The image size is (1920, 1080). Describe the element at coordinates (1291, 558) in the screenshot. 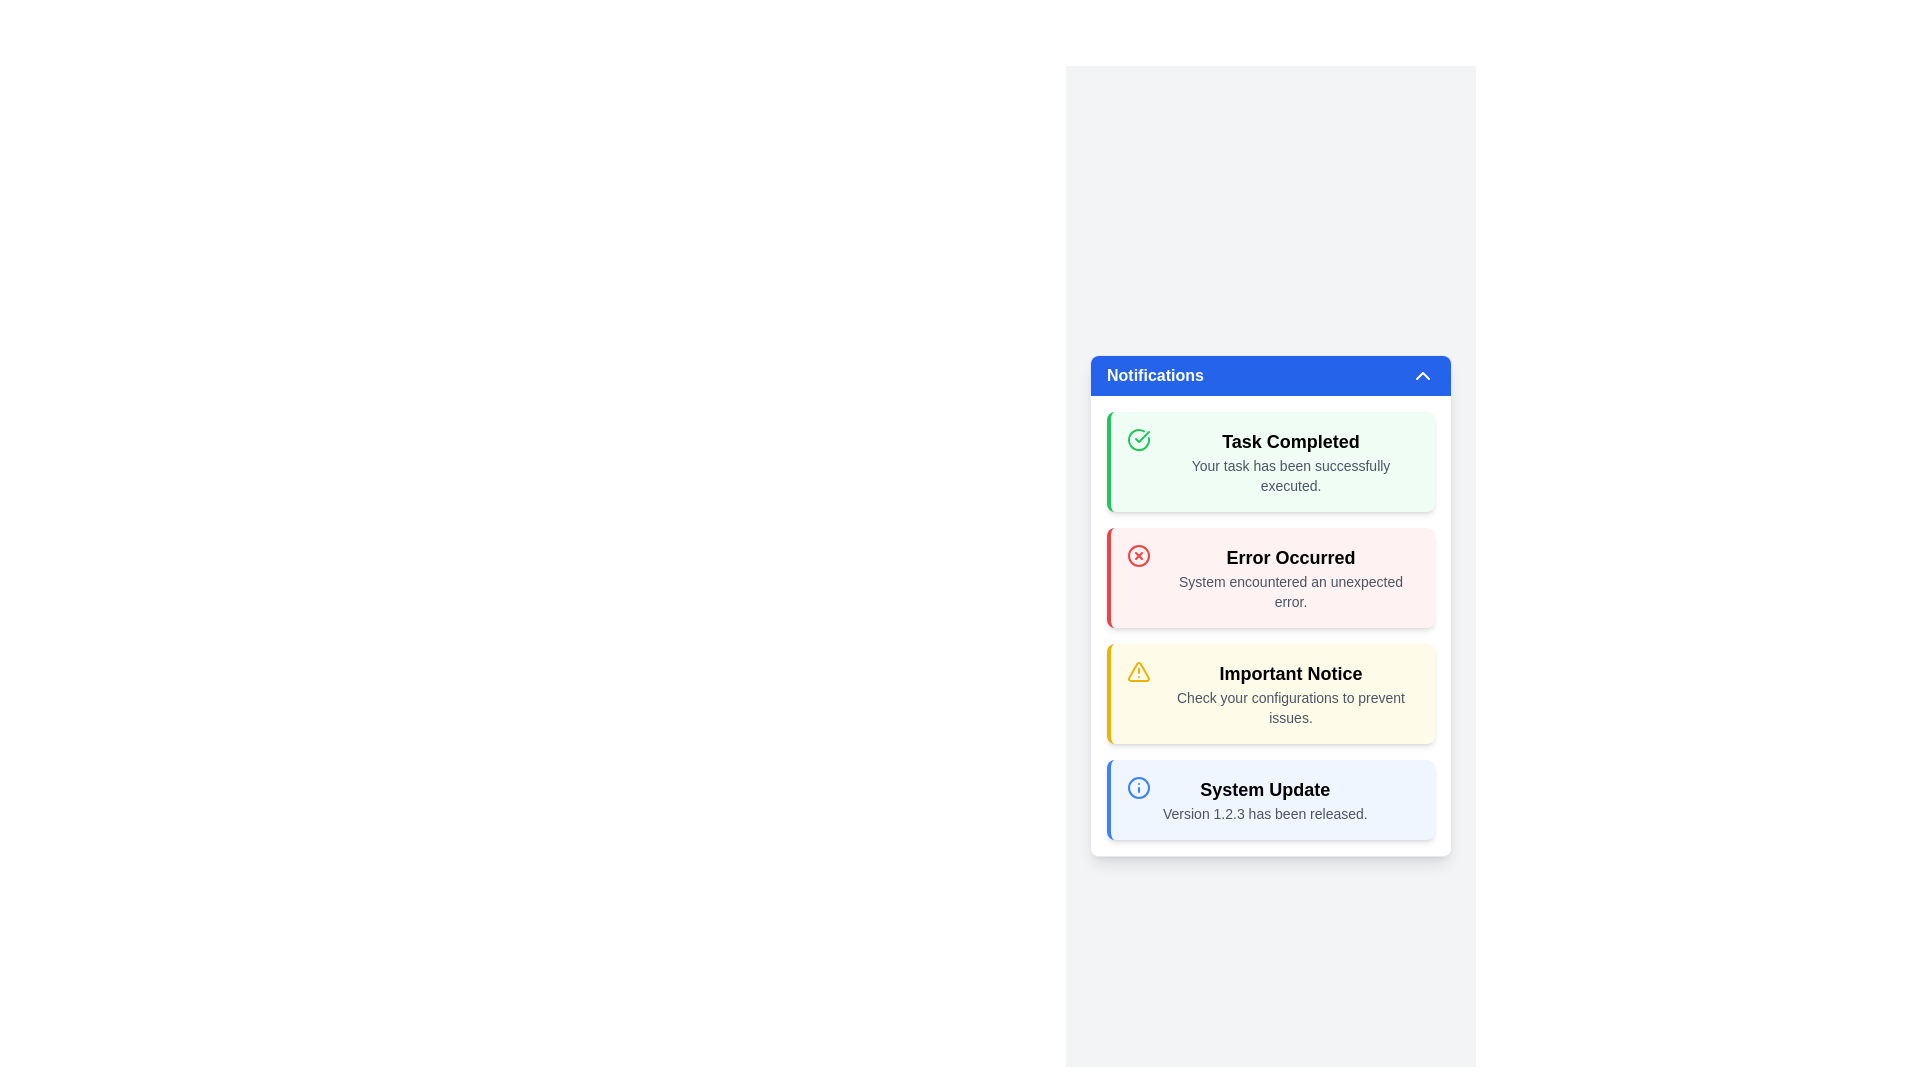

I see `the main title text label of the alert box indicating an error, located centrally in the highlighted red box under the 'Notifications' section` at that location.